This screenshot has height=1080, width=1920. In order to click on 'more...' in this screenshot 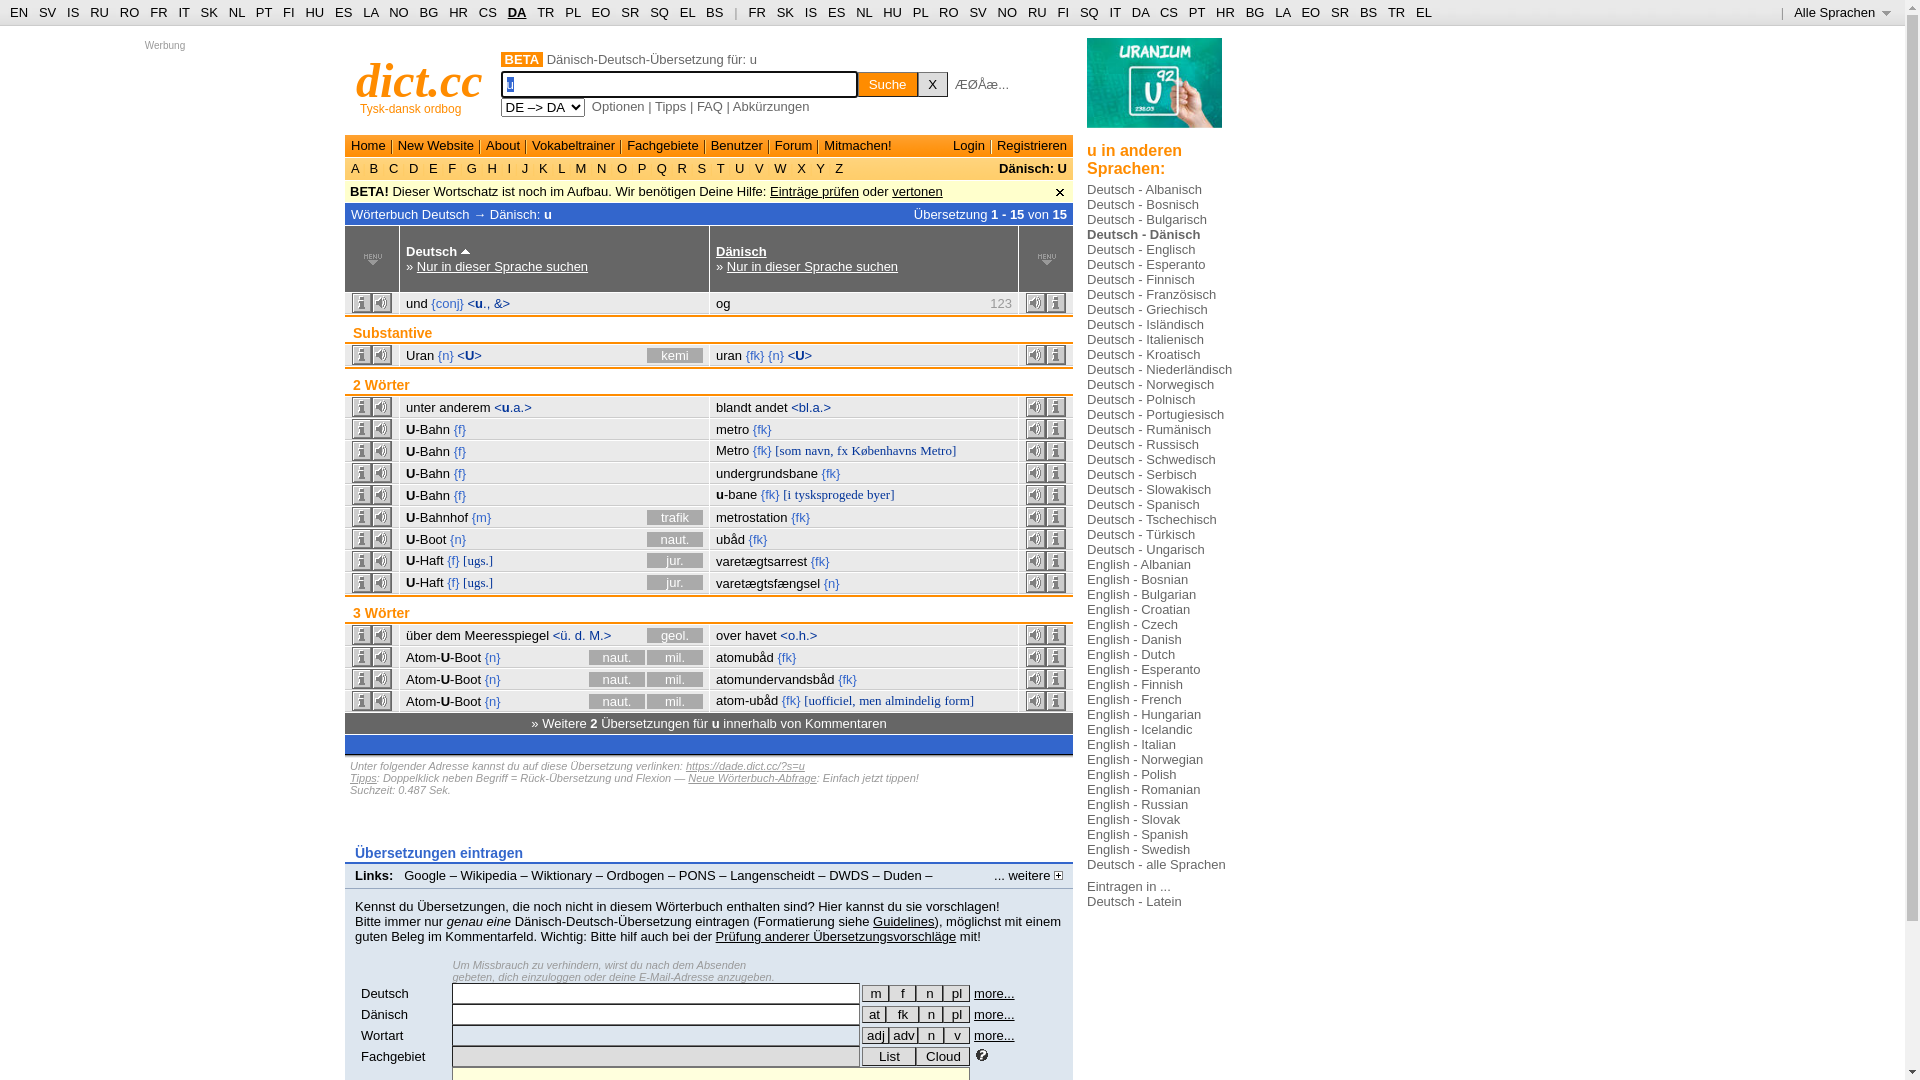, I will do `click(974, 1035)`.